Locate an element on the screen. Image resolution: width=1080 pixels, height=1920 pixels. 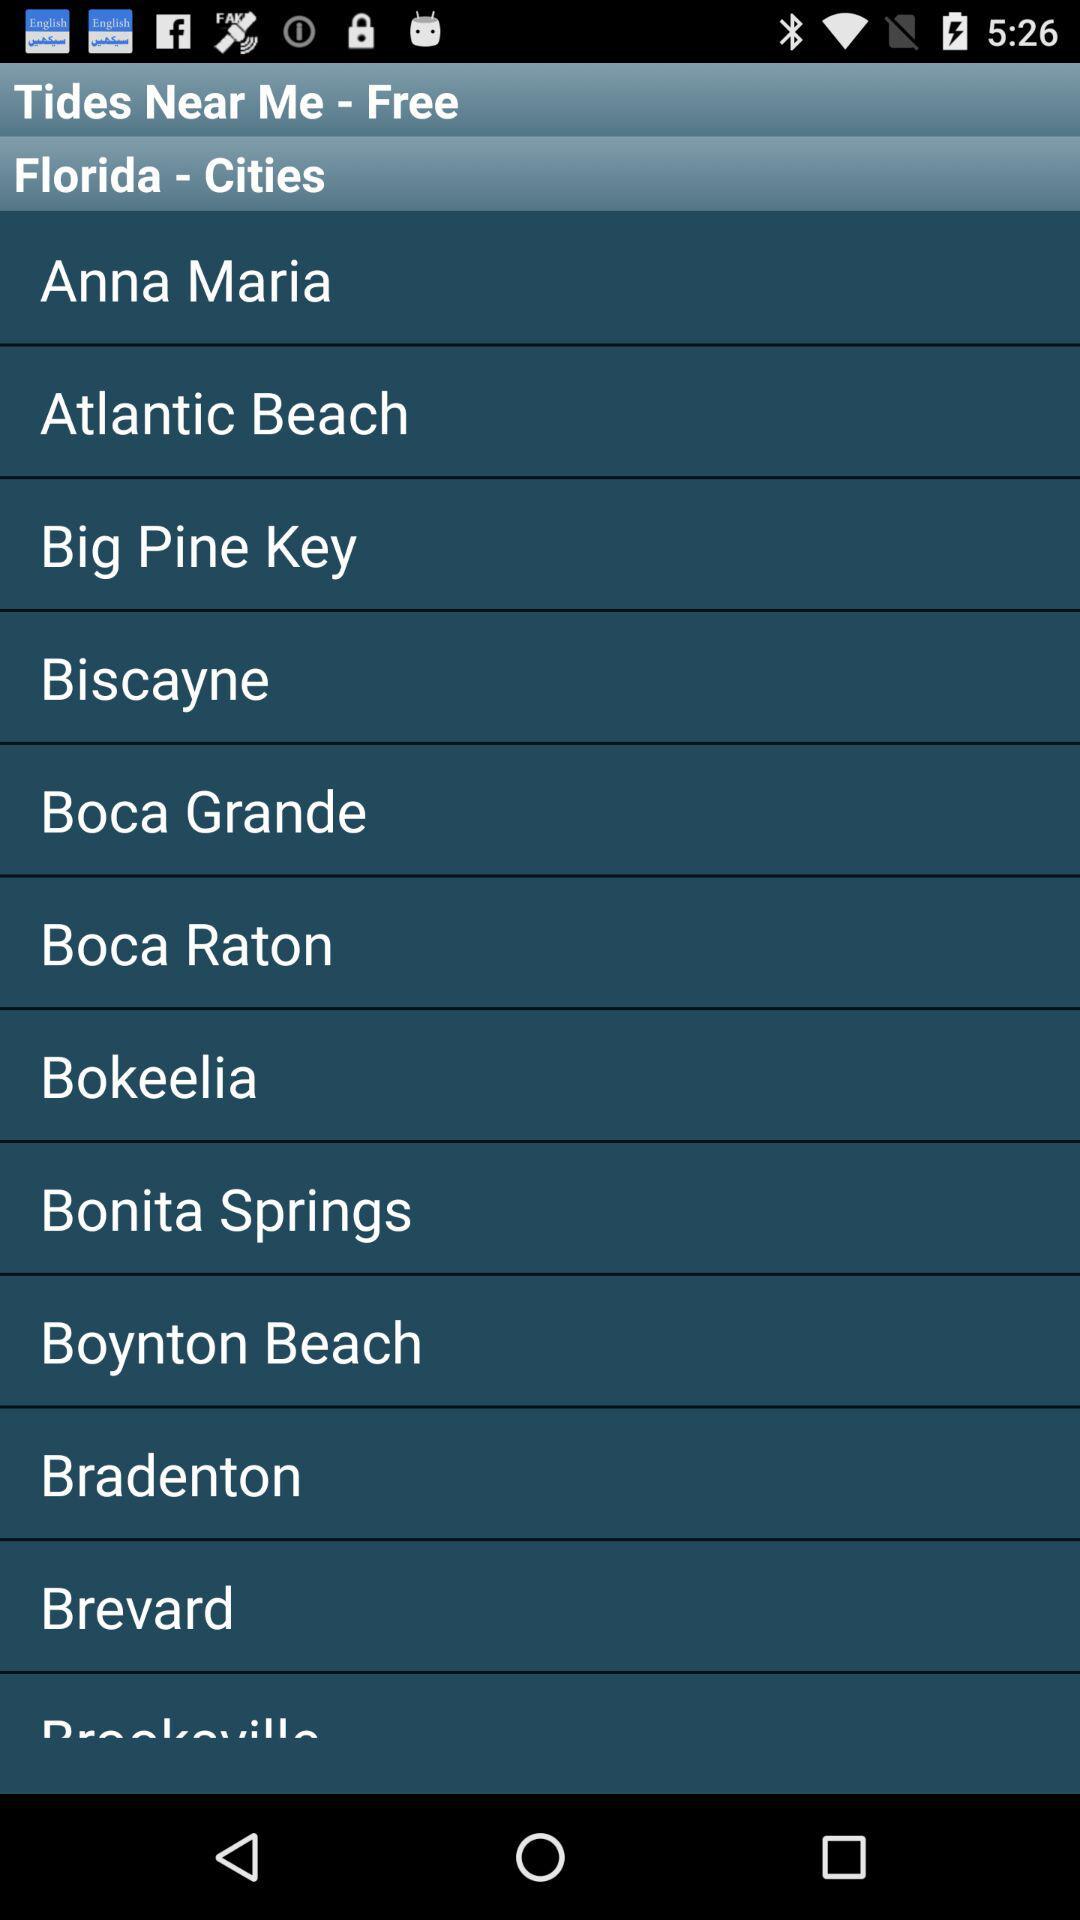
the item above the bokeelia is located at coordinates (540, 941).